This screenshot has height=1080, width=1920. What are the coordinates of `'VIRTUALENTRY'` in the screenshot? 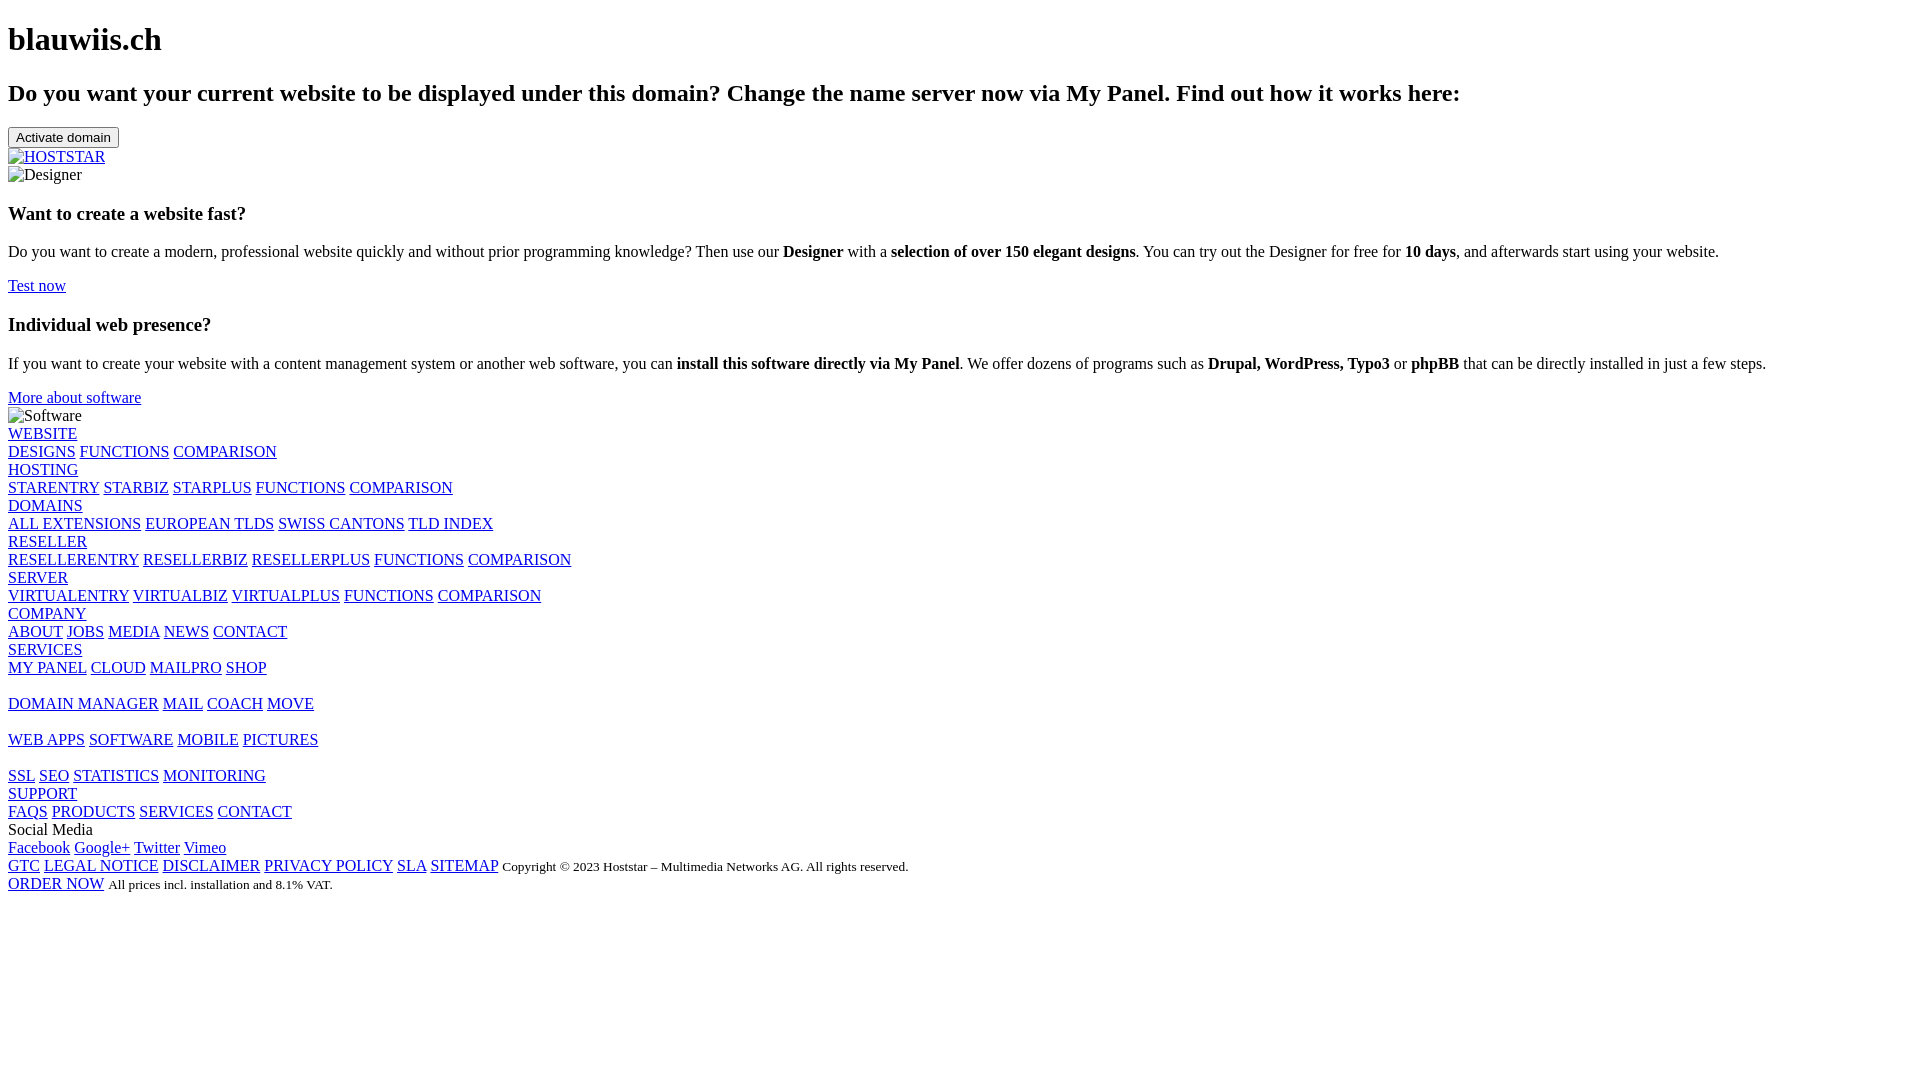 It's located at (8, 594).